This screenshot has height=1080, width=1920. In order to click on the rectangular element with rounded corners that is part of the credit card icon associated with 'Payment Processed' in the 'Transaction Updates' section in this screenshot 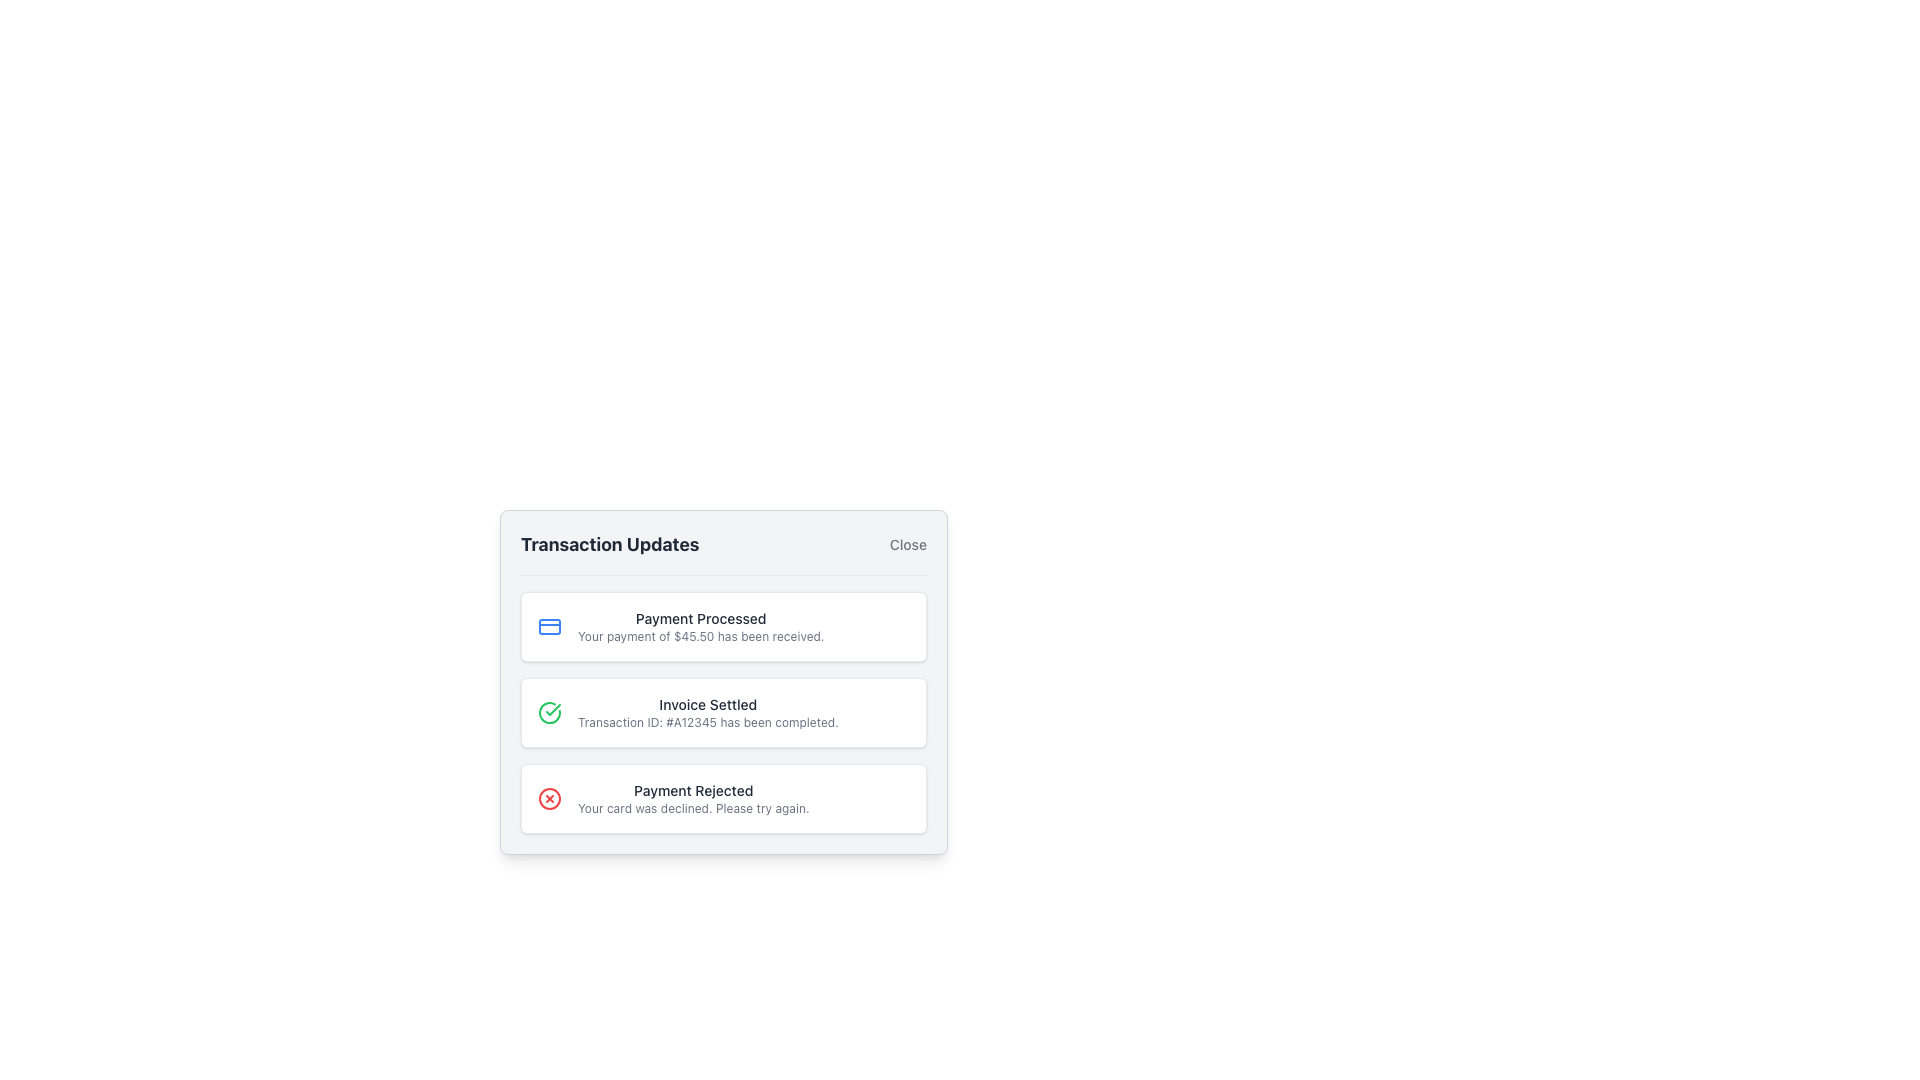, I will do `click(550, 626)`.